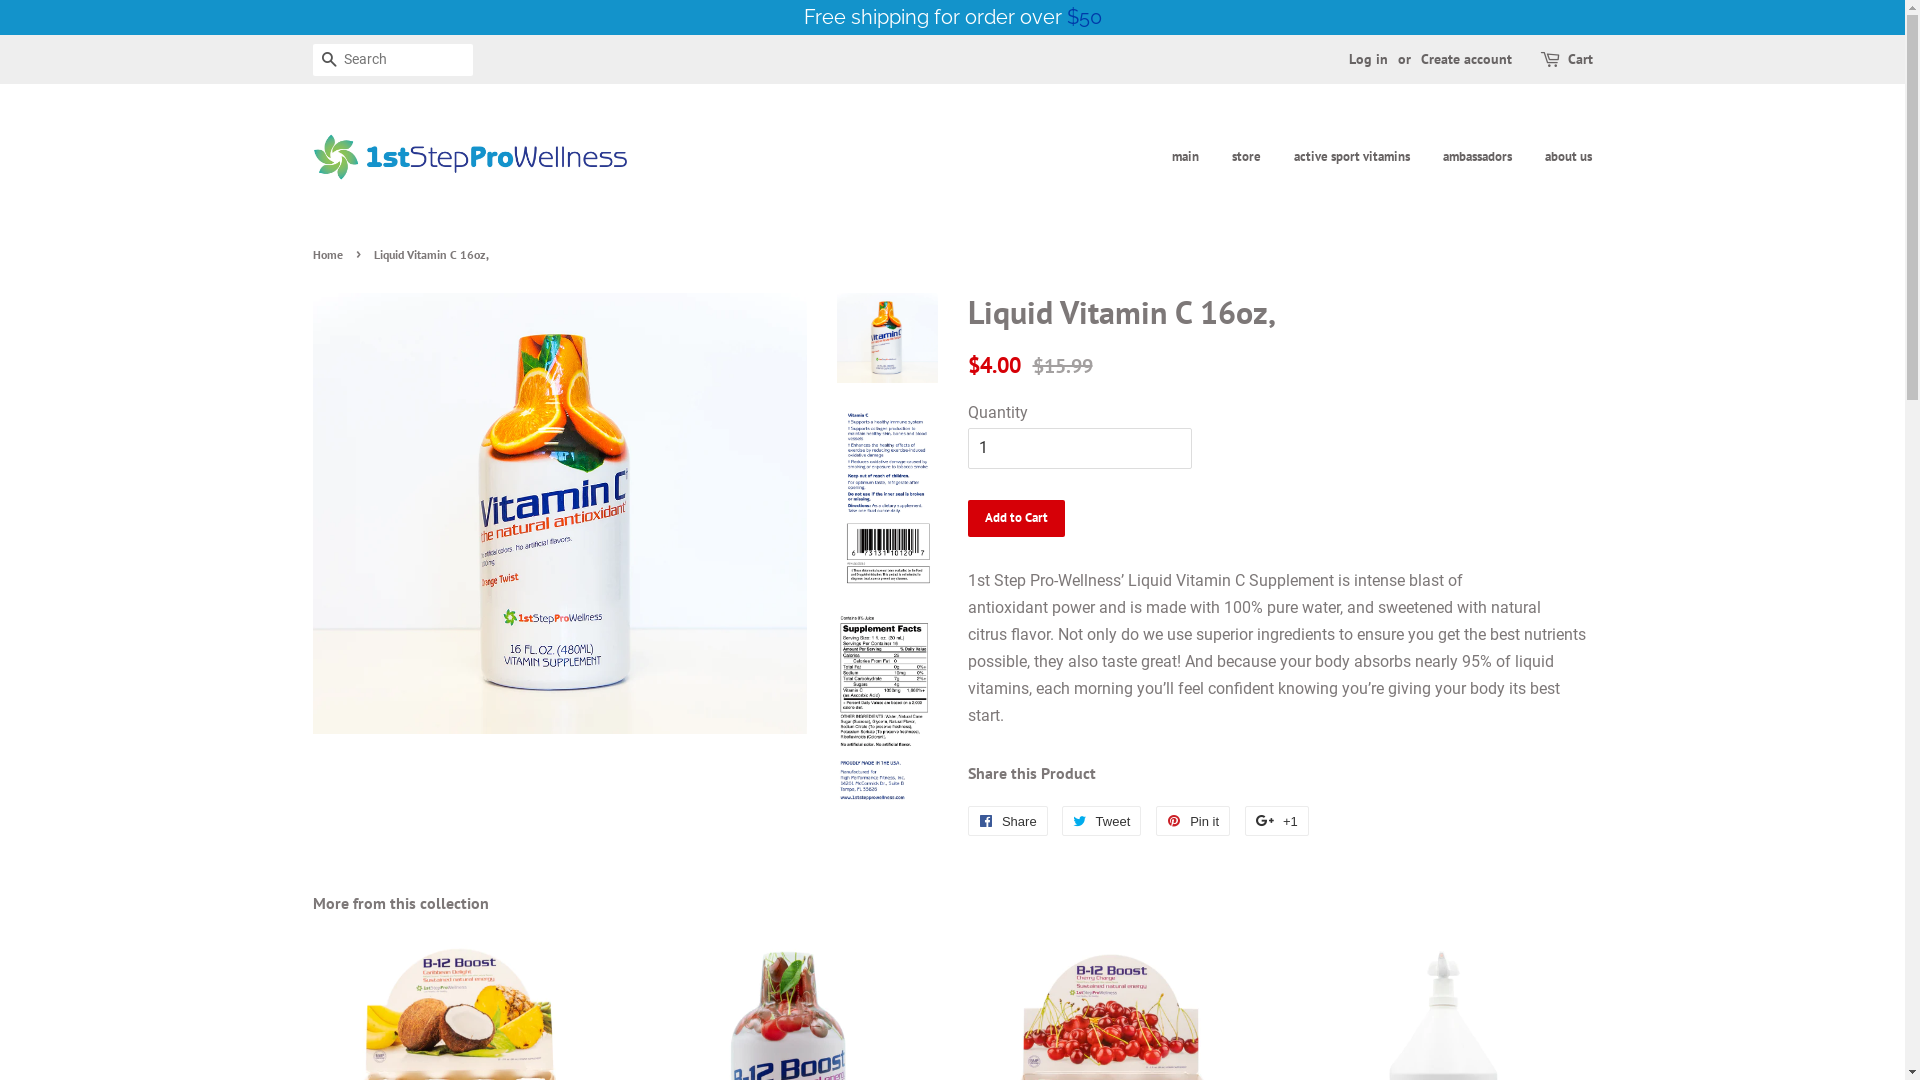 Image resolution: width=1920 pixels, height=1080 pixels. What do you see at coordinates (1567, 59) in the screenshot?
I see `'Cart'` at bounding box center [1567, 59].